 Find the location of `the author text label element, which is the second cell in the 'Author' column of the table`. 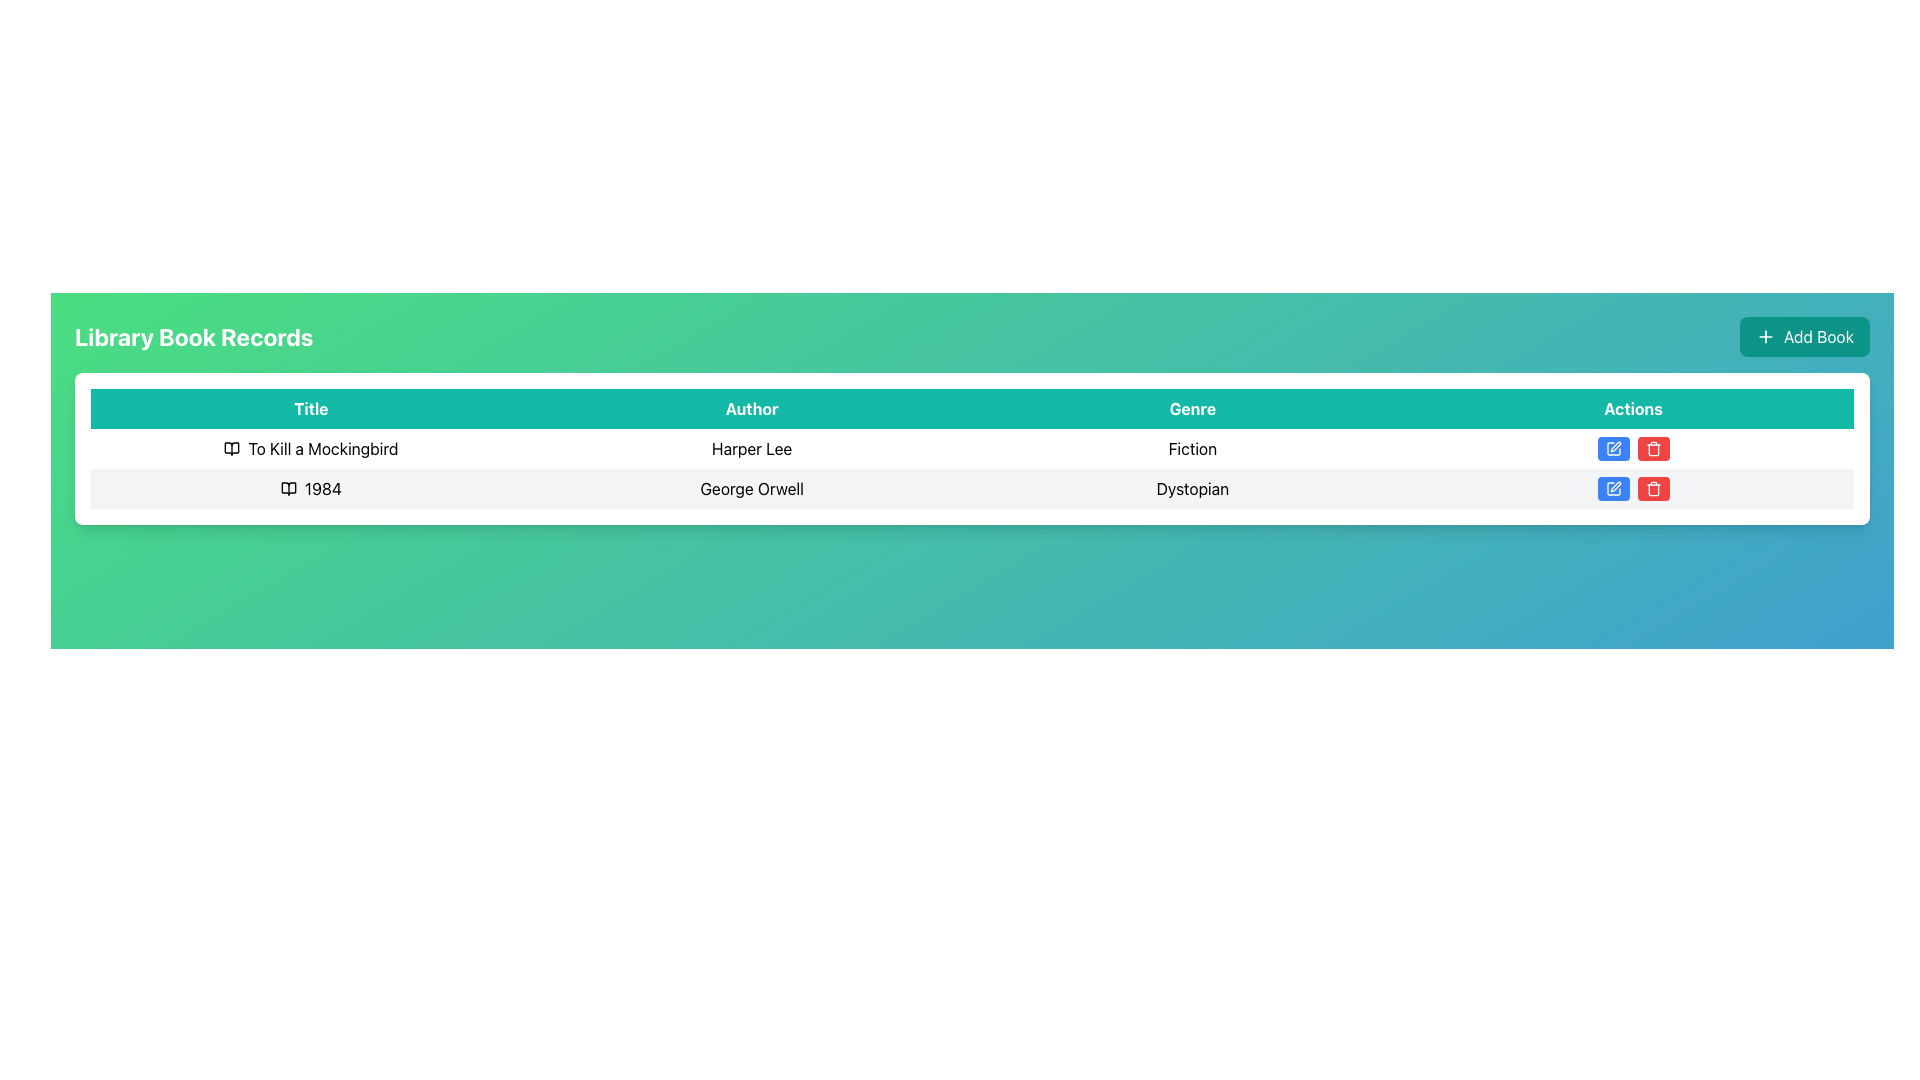

the author text label element, which is the second cell in the 'Author' column of the table is located at coordinates (751, 489).